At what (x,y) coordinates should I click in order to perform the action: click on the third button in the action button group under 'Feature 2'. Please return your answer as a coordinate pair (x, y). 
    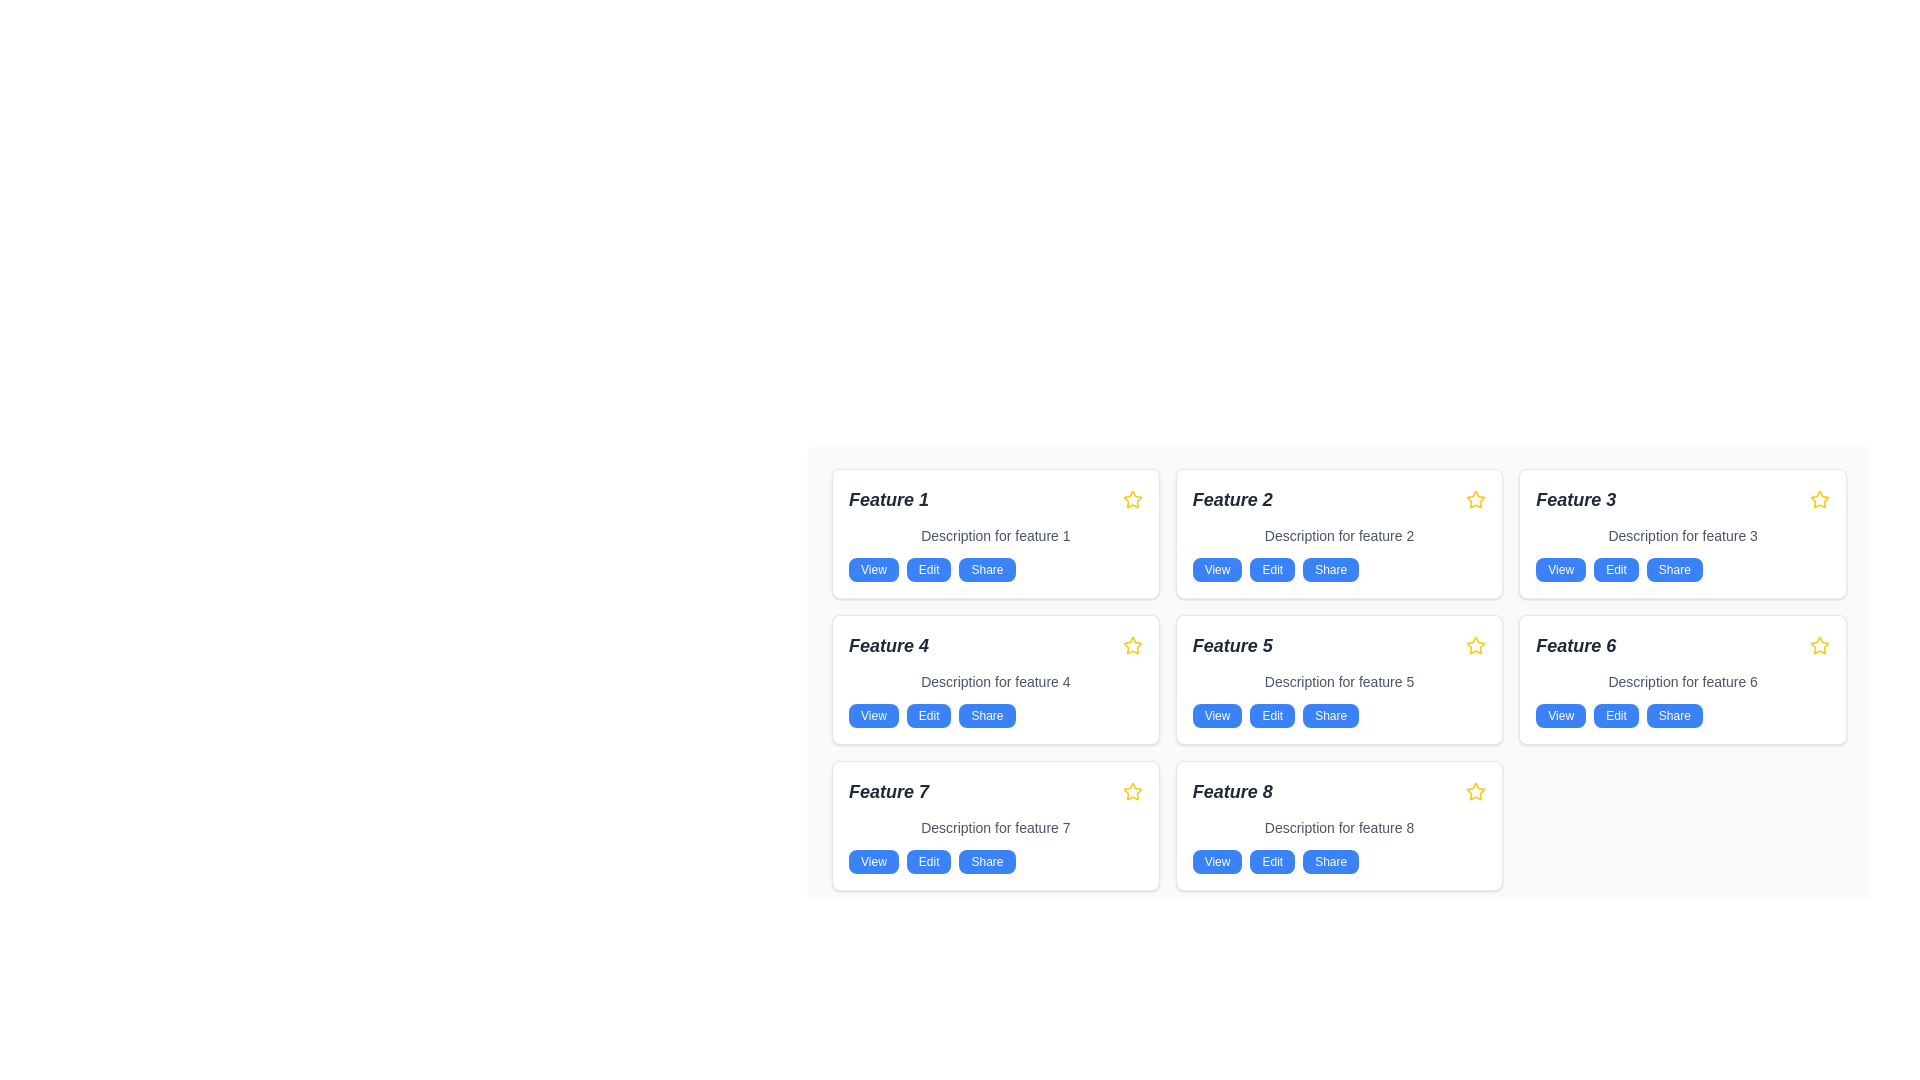
    Looking at the image, I should click on (1331, 570).